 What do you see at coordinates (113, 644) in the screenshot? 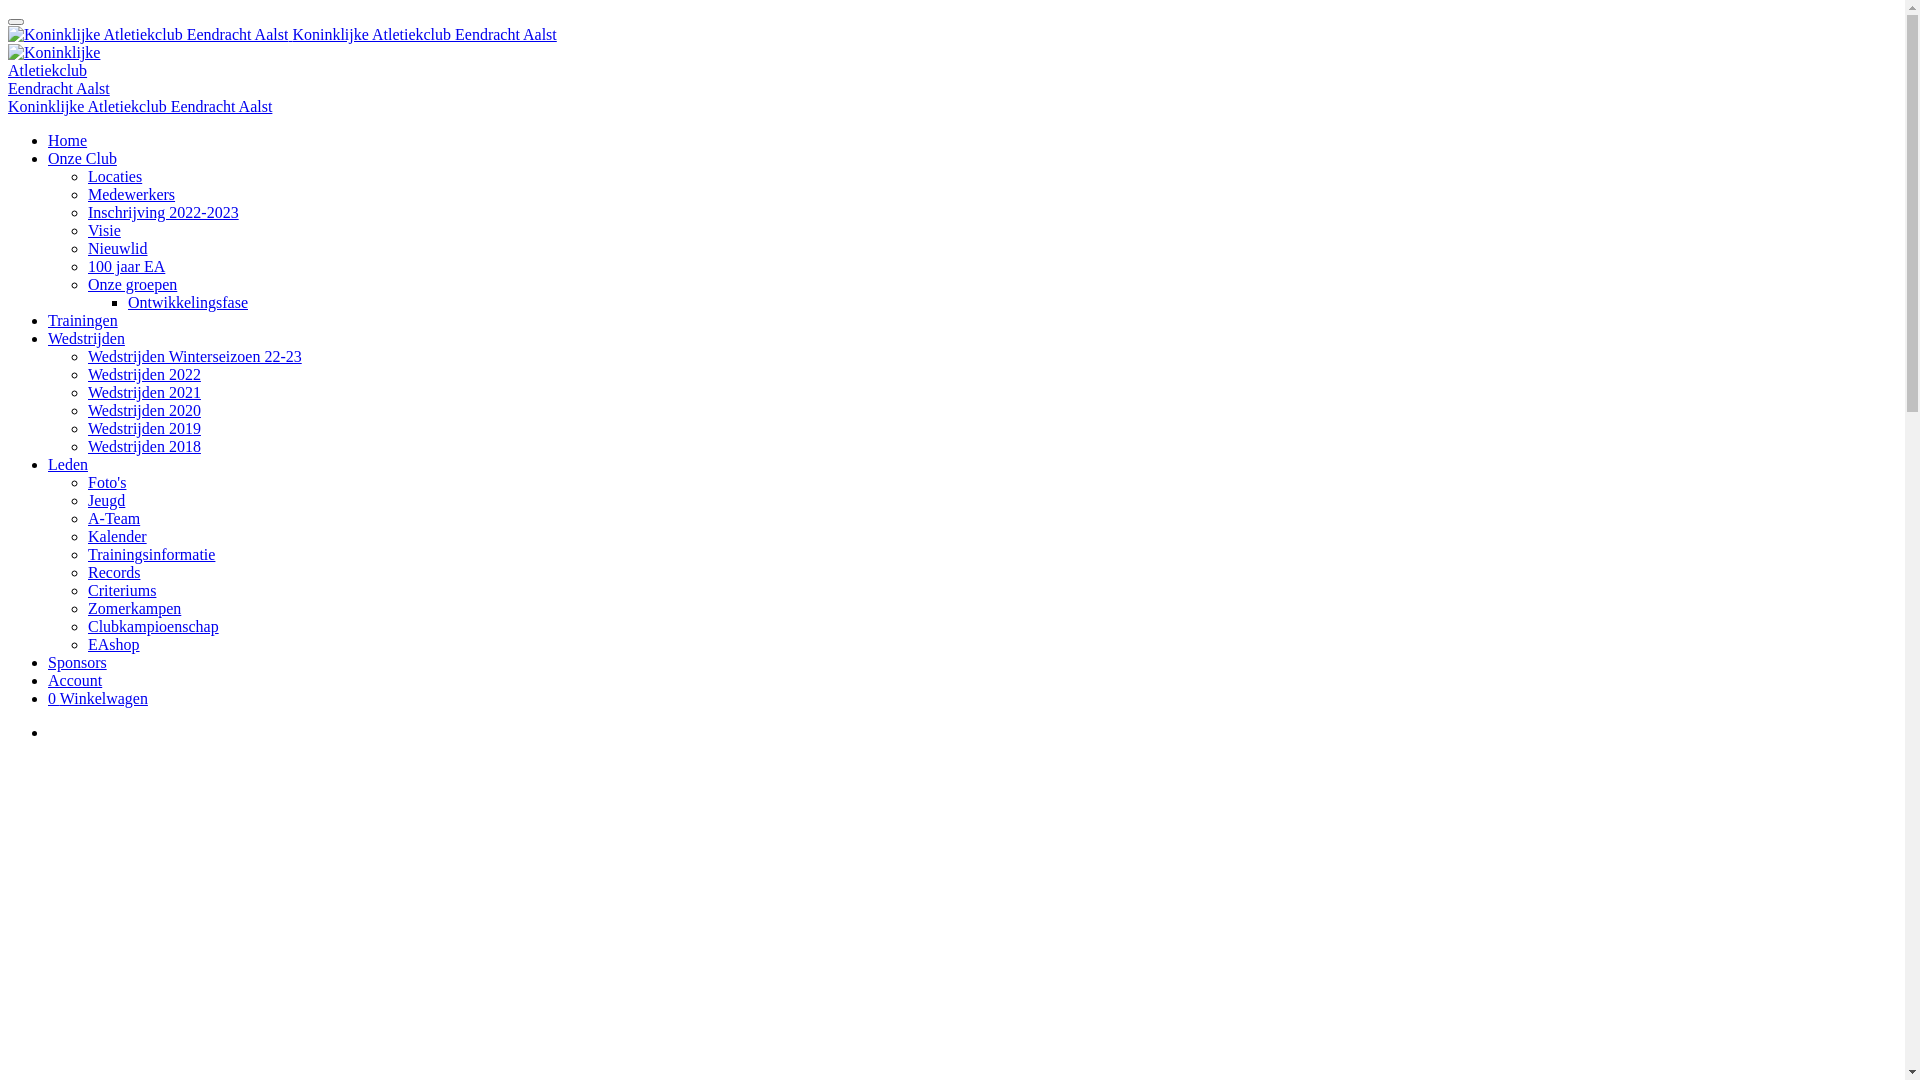
I see `'EAshop'` at bounding box center [113, 644].